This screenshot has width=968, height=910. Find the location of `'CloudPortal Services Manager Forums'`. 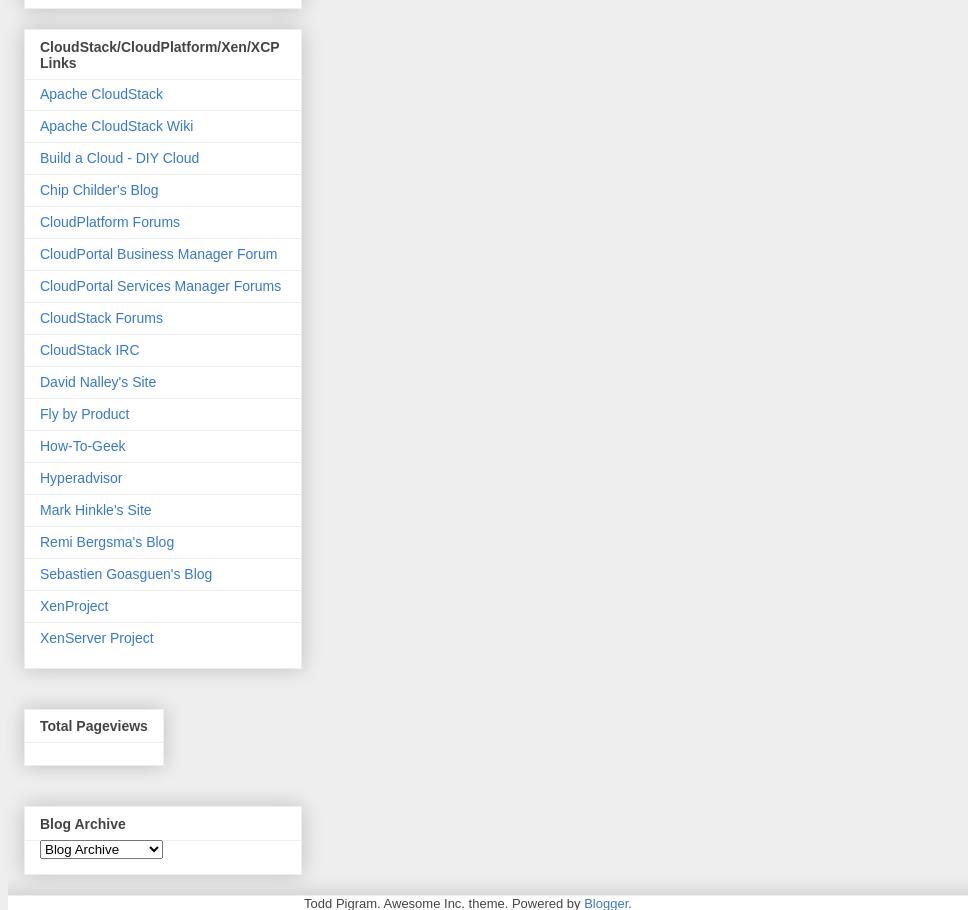

'CloudPortal Services Manager Forums' is located at coordinates (159, 284).